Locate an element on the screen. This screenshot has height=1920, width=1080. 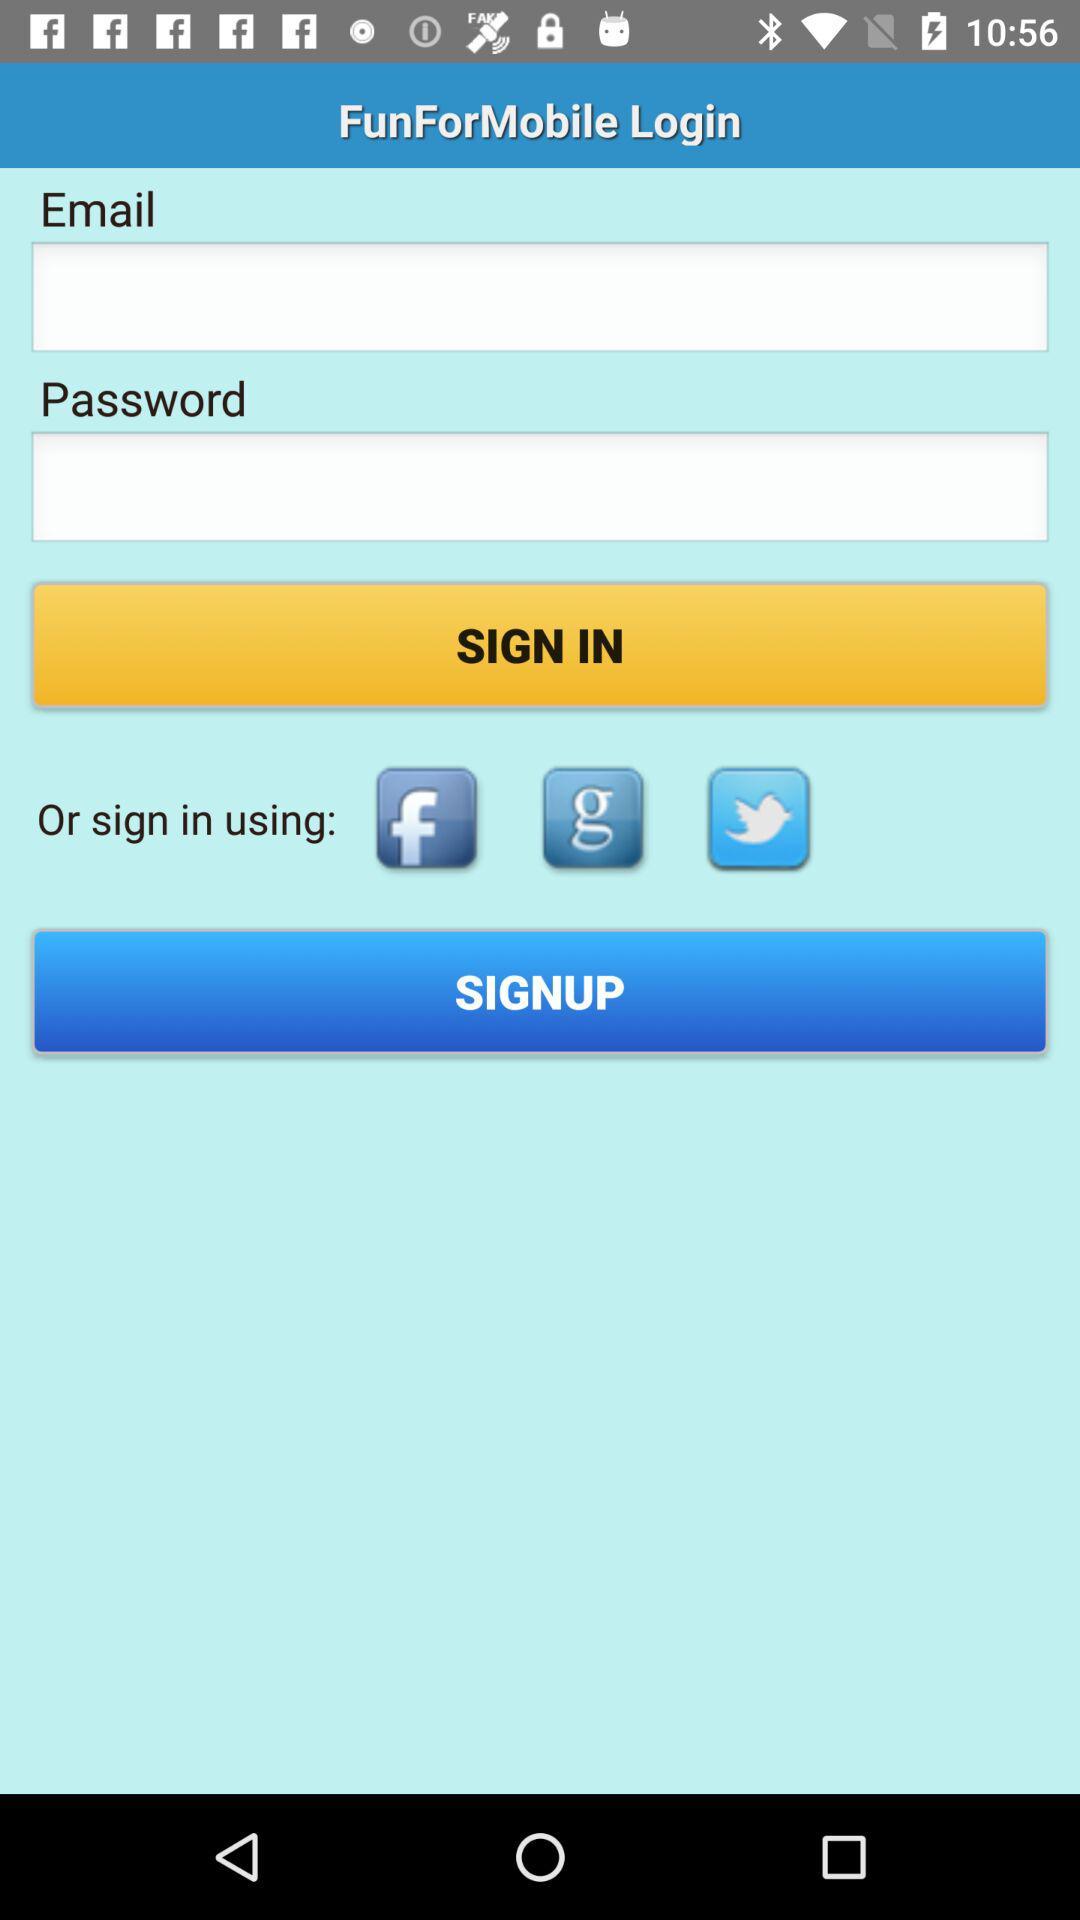
the follow icon is located at coordinates (592, 818).